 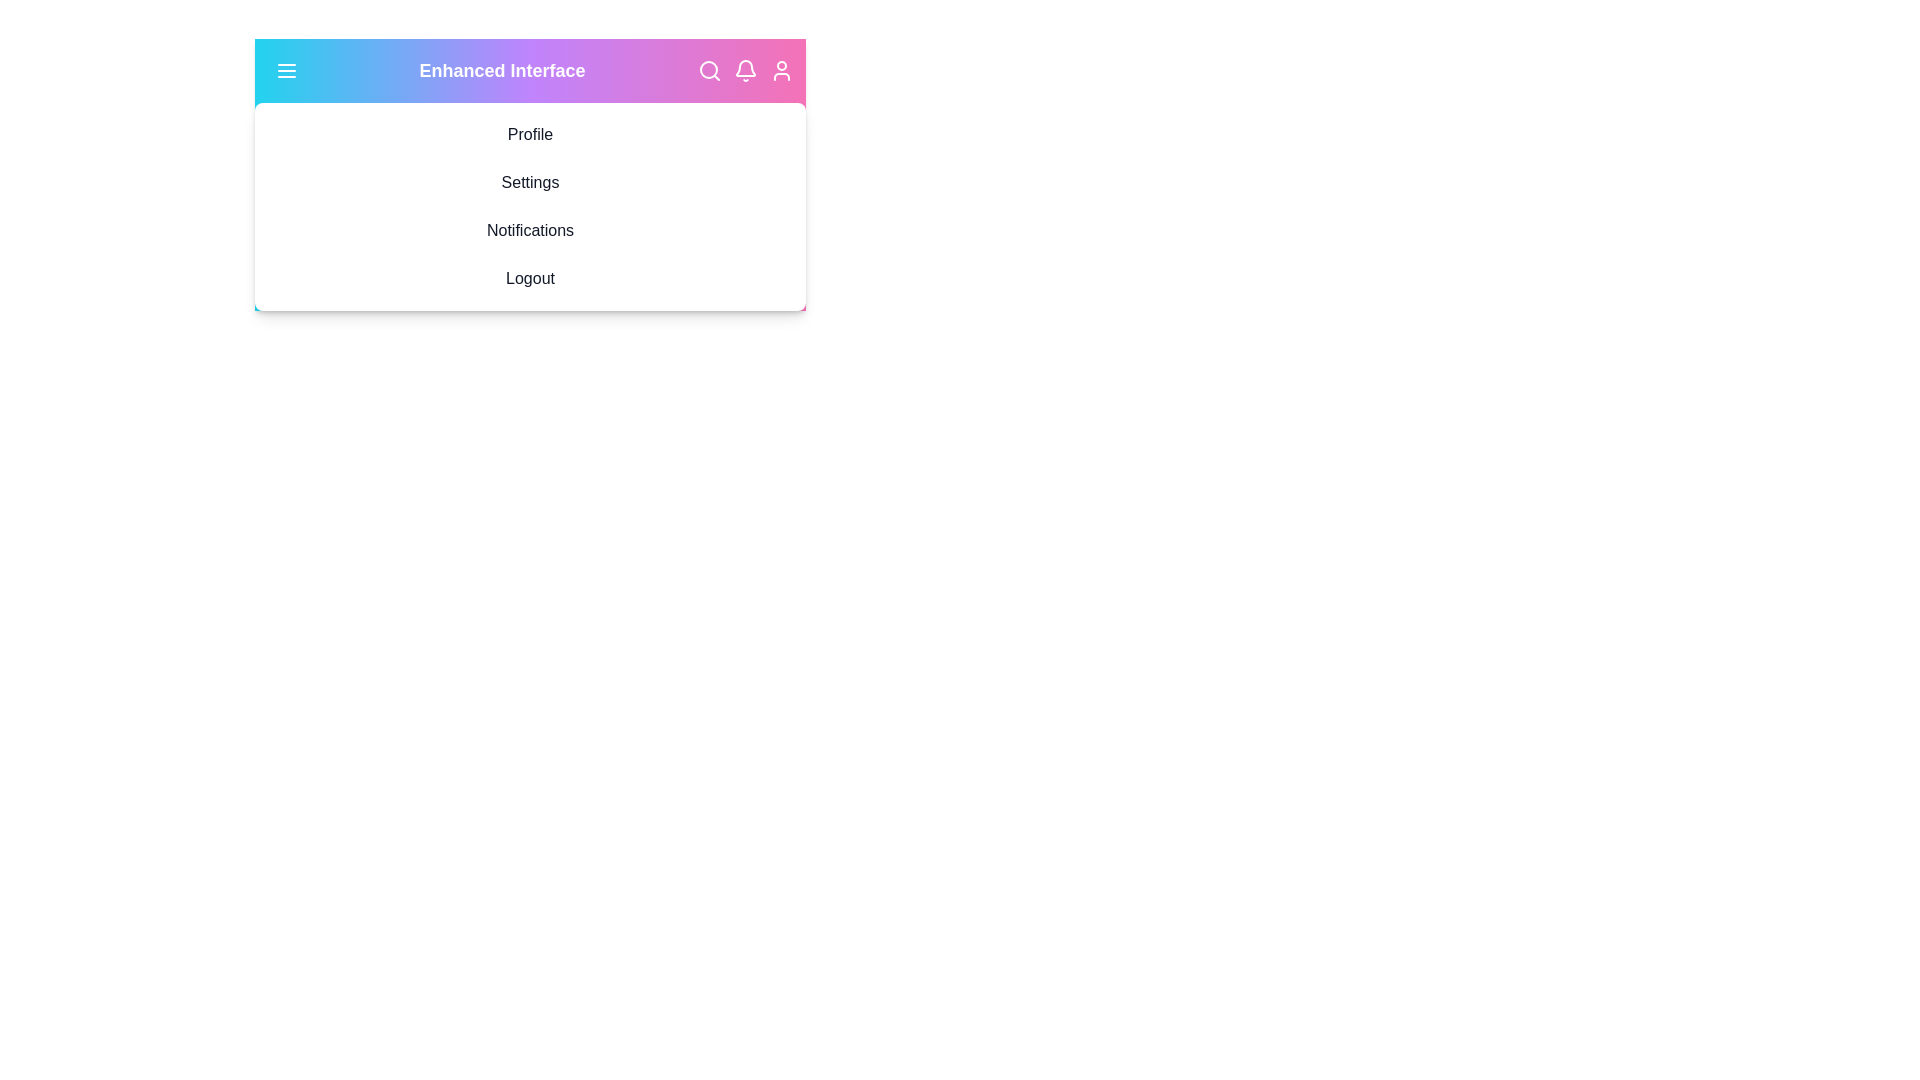 I want to click on the menu option Notifications to observe its hover effect, so click(x=530, y=230).